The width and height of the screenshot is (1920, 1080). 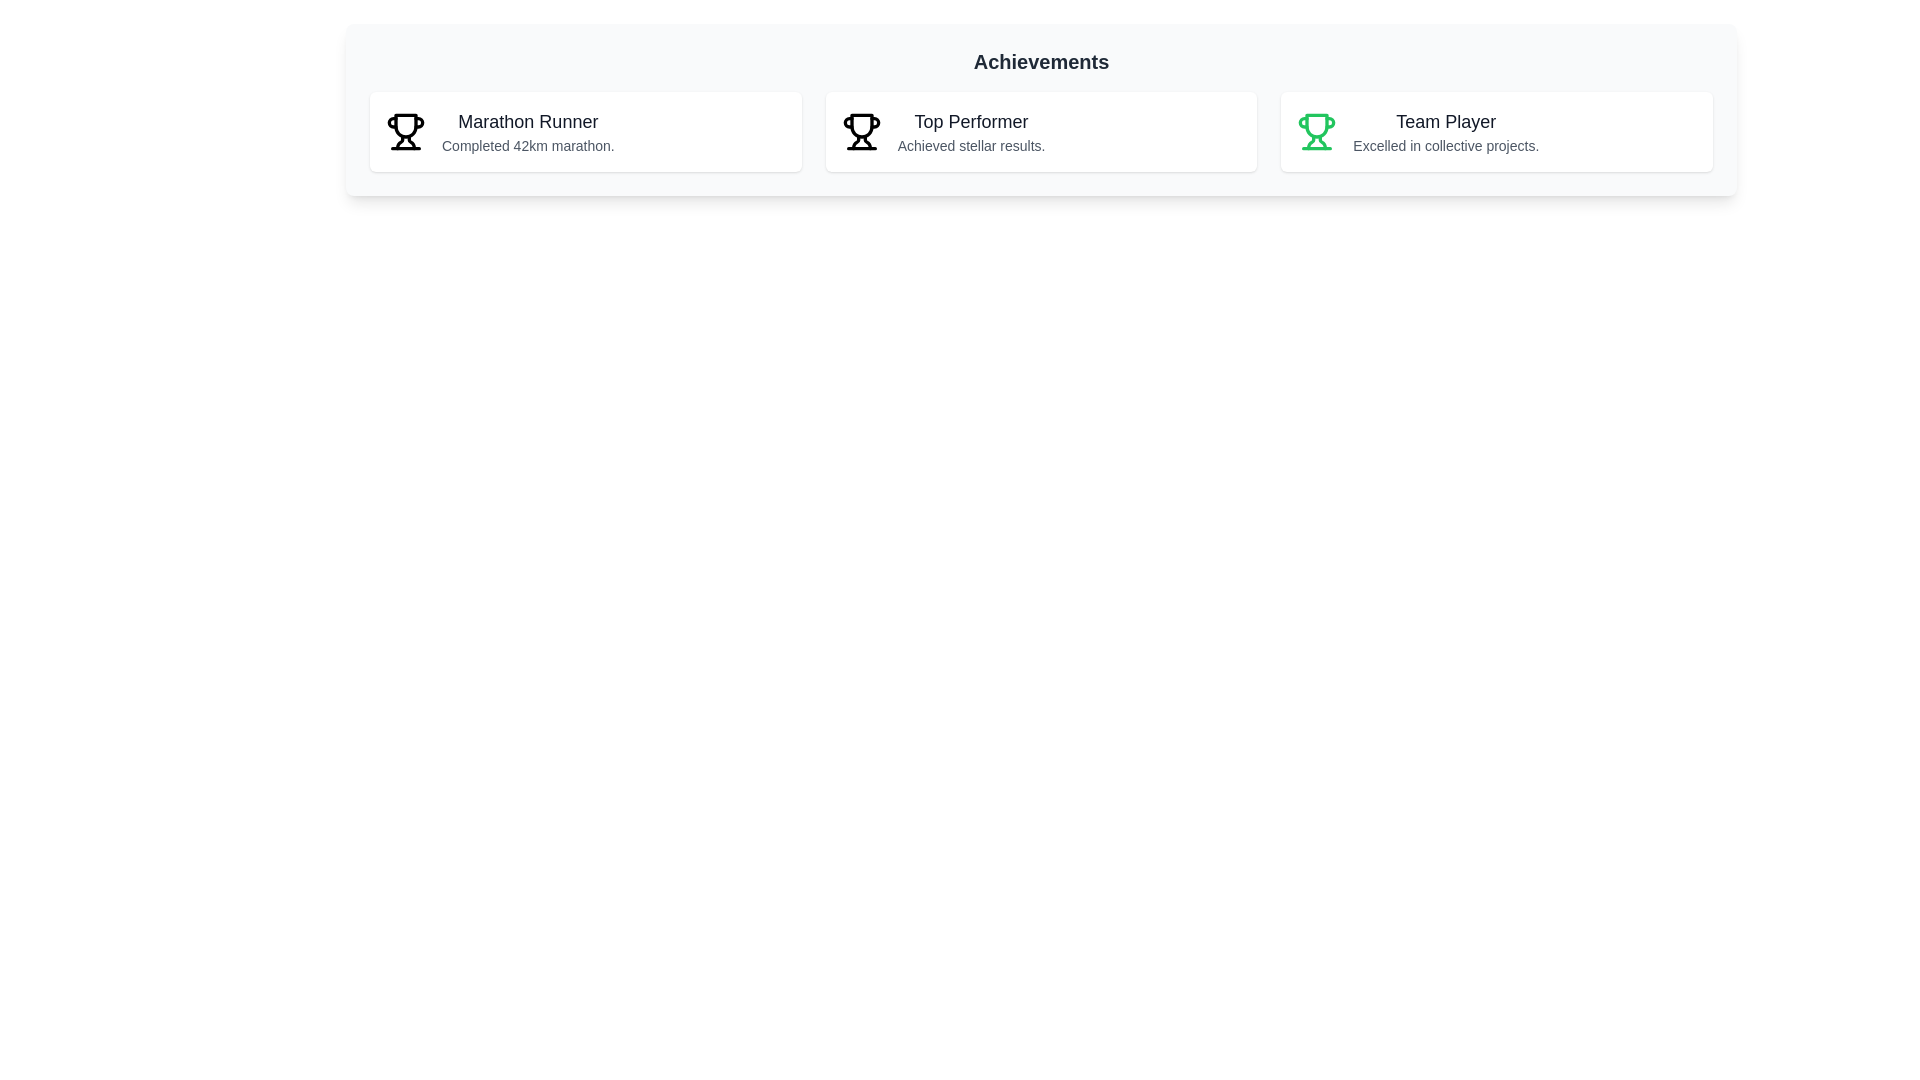 I want to click on the descriptive text displaying 'Excelled in collective projects.' located beneath the 'Team Player' title in the card with a green trophy icon, so click(x=1446, y=145).